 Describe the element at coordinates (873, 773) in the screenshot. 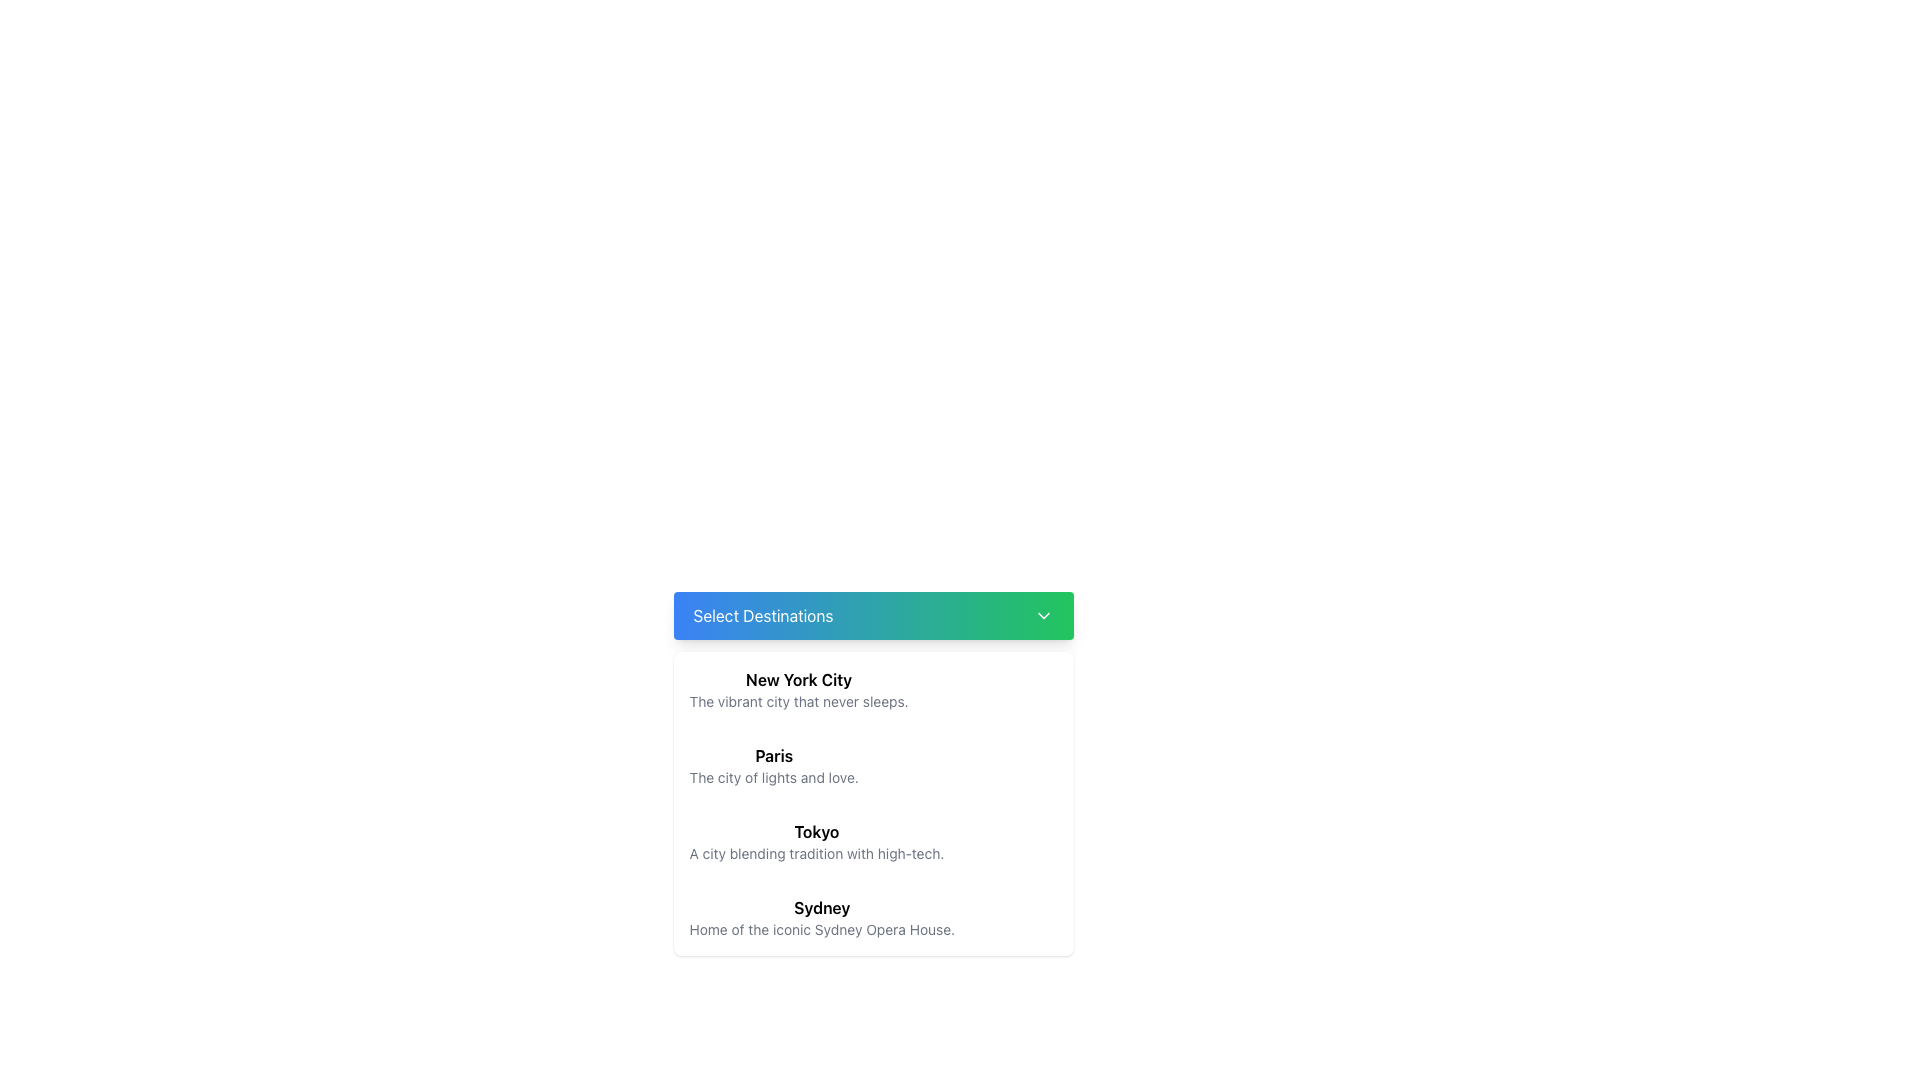

I see `the list item displaying details about 'Paris,' which is the second option in the selectable destinations list, located below 'New York City' and above 'Tokyo.'` at that location.